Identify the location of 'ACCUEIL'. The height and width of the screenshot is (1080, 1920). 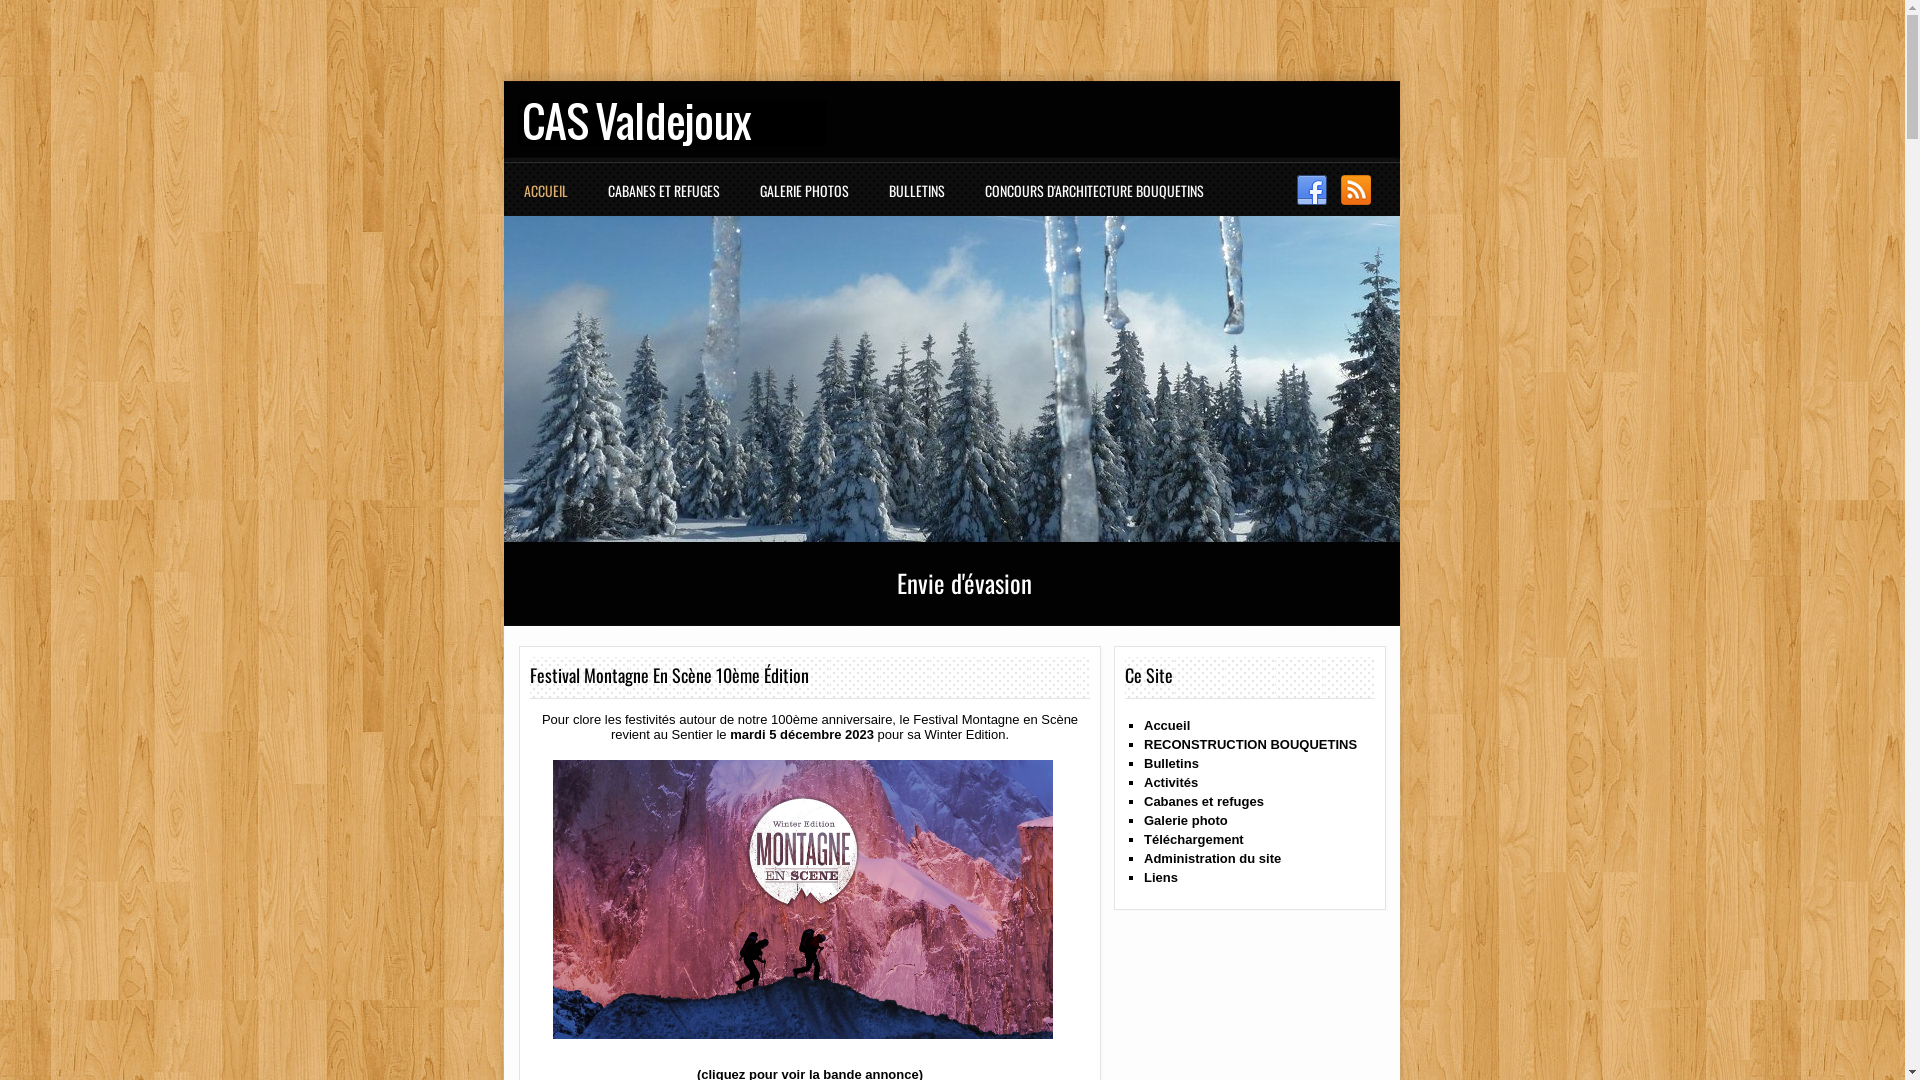
(551, 200).